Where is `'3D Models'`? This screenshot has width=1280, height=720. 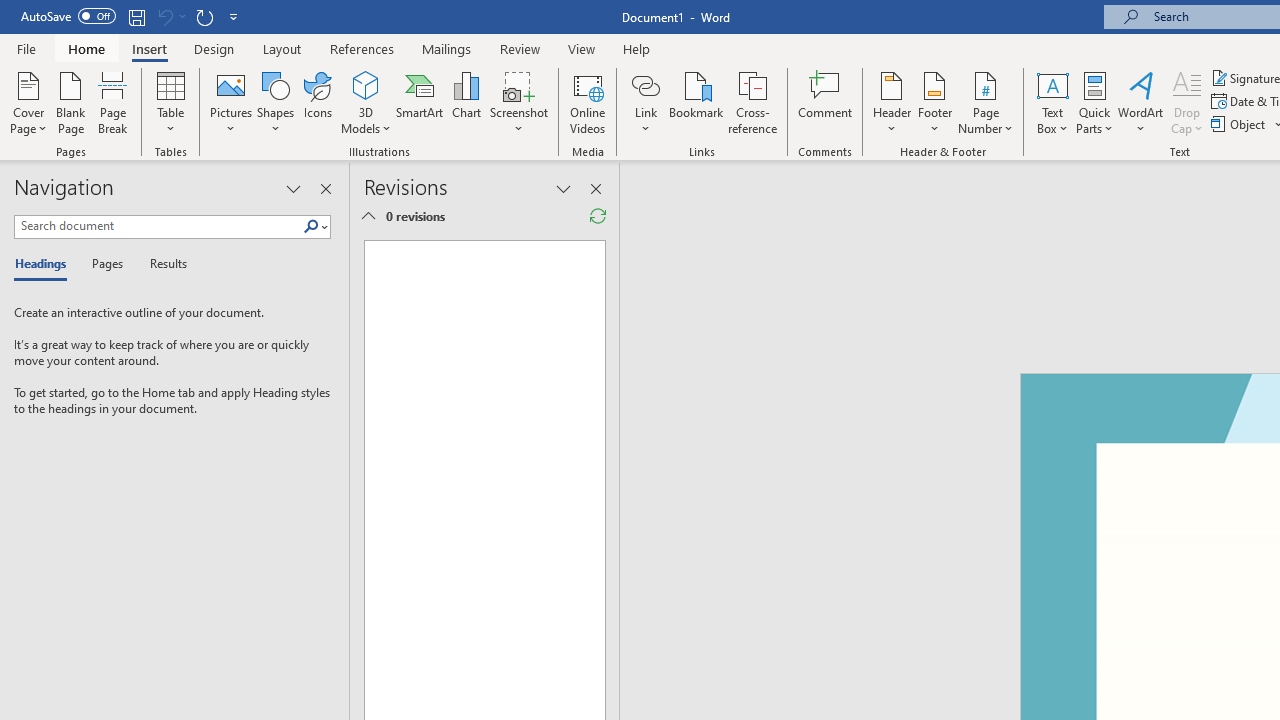
'3D Models' is located at coordinates (366, 103).